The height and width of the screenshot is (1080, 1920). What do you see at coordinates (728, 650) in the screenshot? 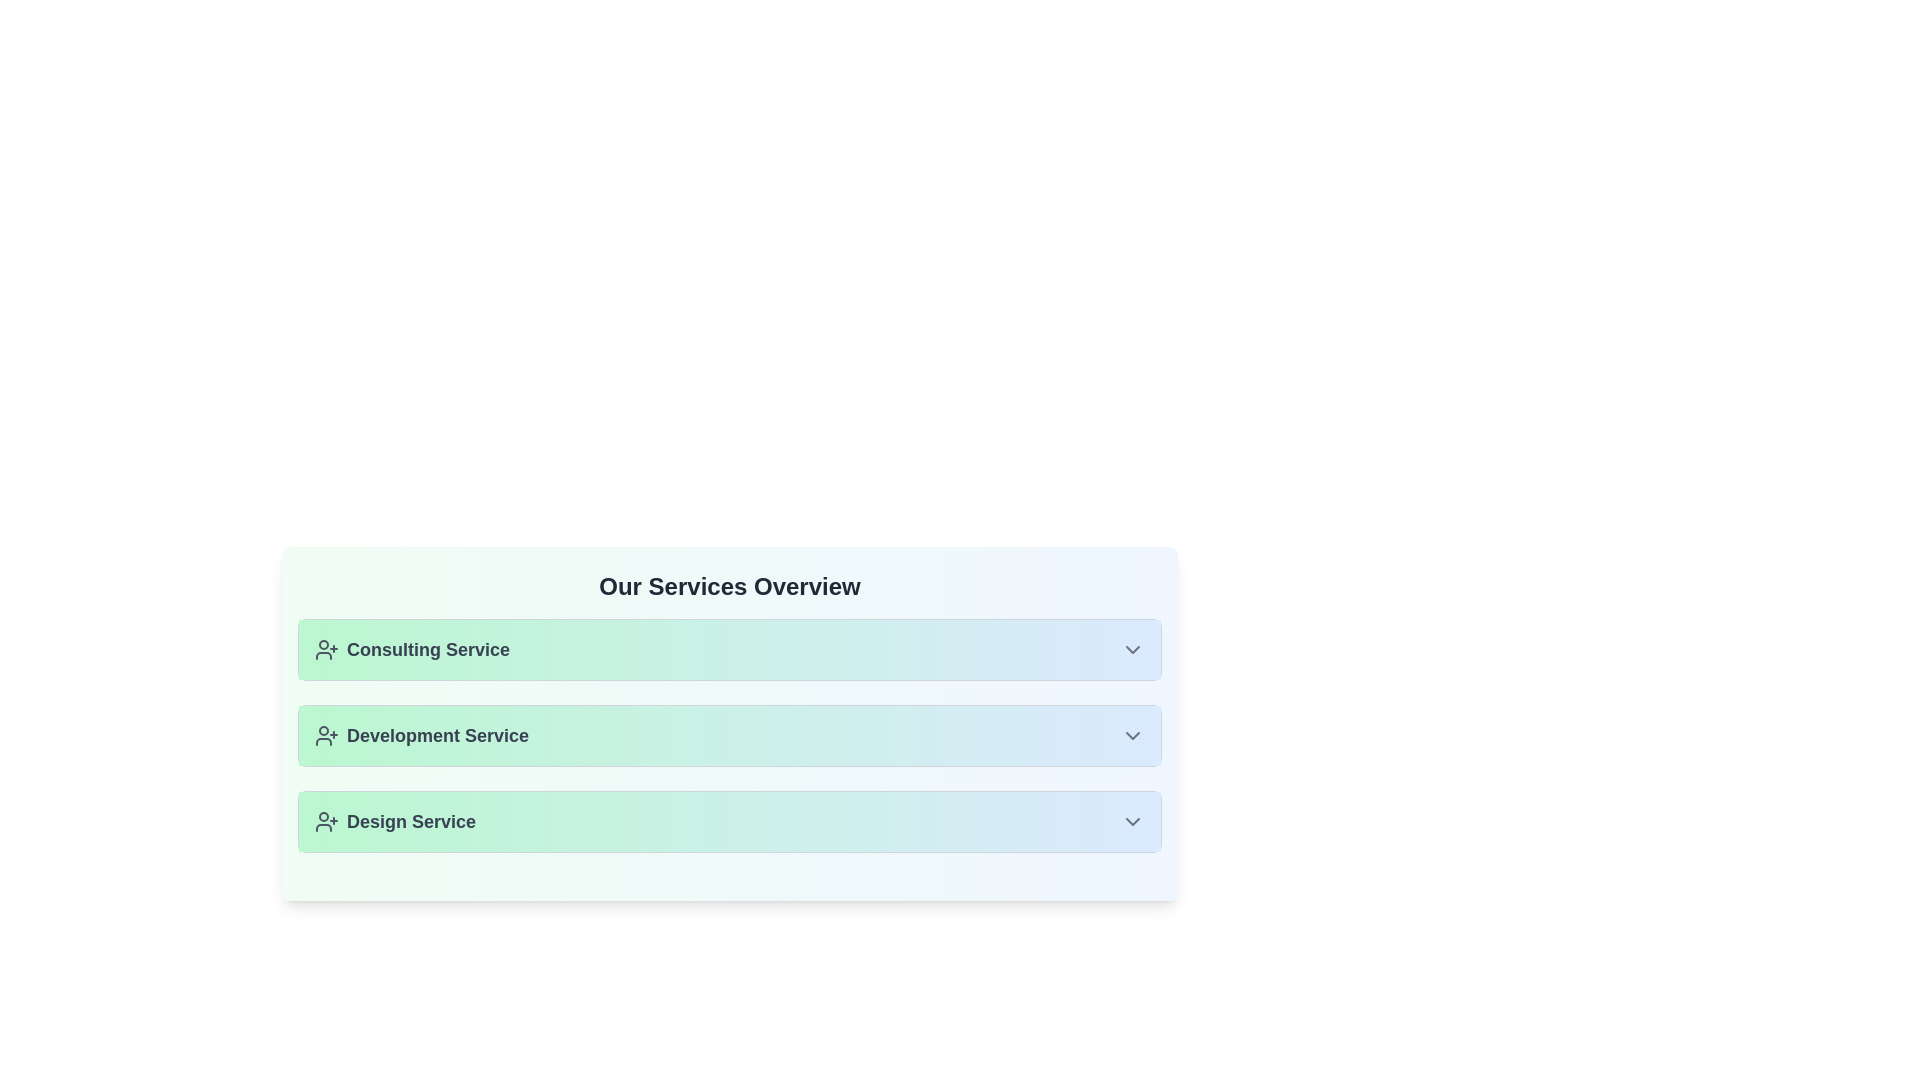
I see `the collapsible header for the 'Consulting Service' to enable keyboard navigation` at bounding box center [728, 650].